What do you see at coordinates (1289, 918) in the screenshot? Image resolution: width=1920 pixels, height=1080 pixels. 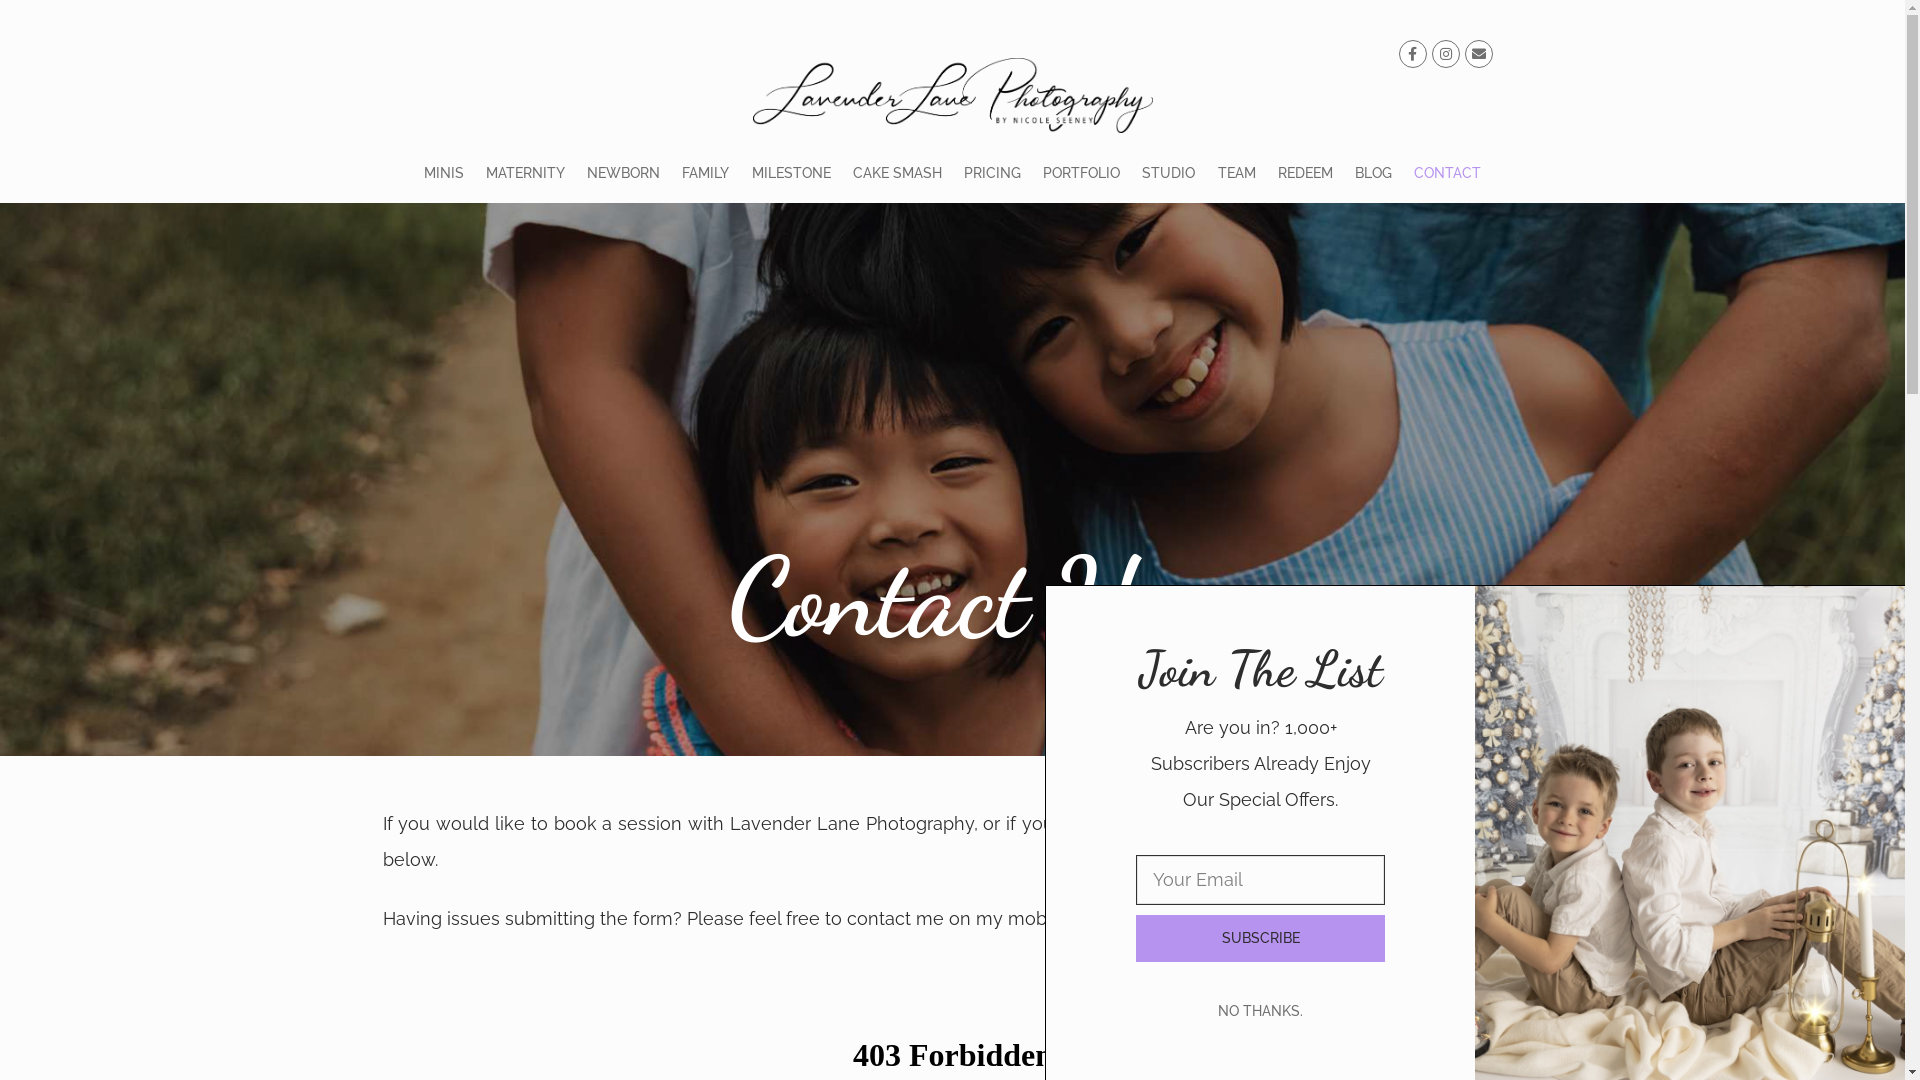 I see `'Facebook'` at bounding box center [1289, 918].